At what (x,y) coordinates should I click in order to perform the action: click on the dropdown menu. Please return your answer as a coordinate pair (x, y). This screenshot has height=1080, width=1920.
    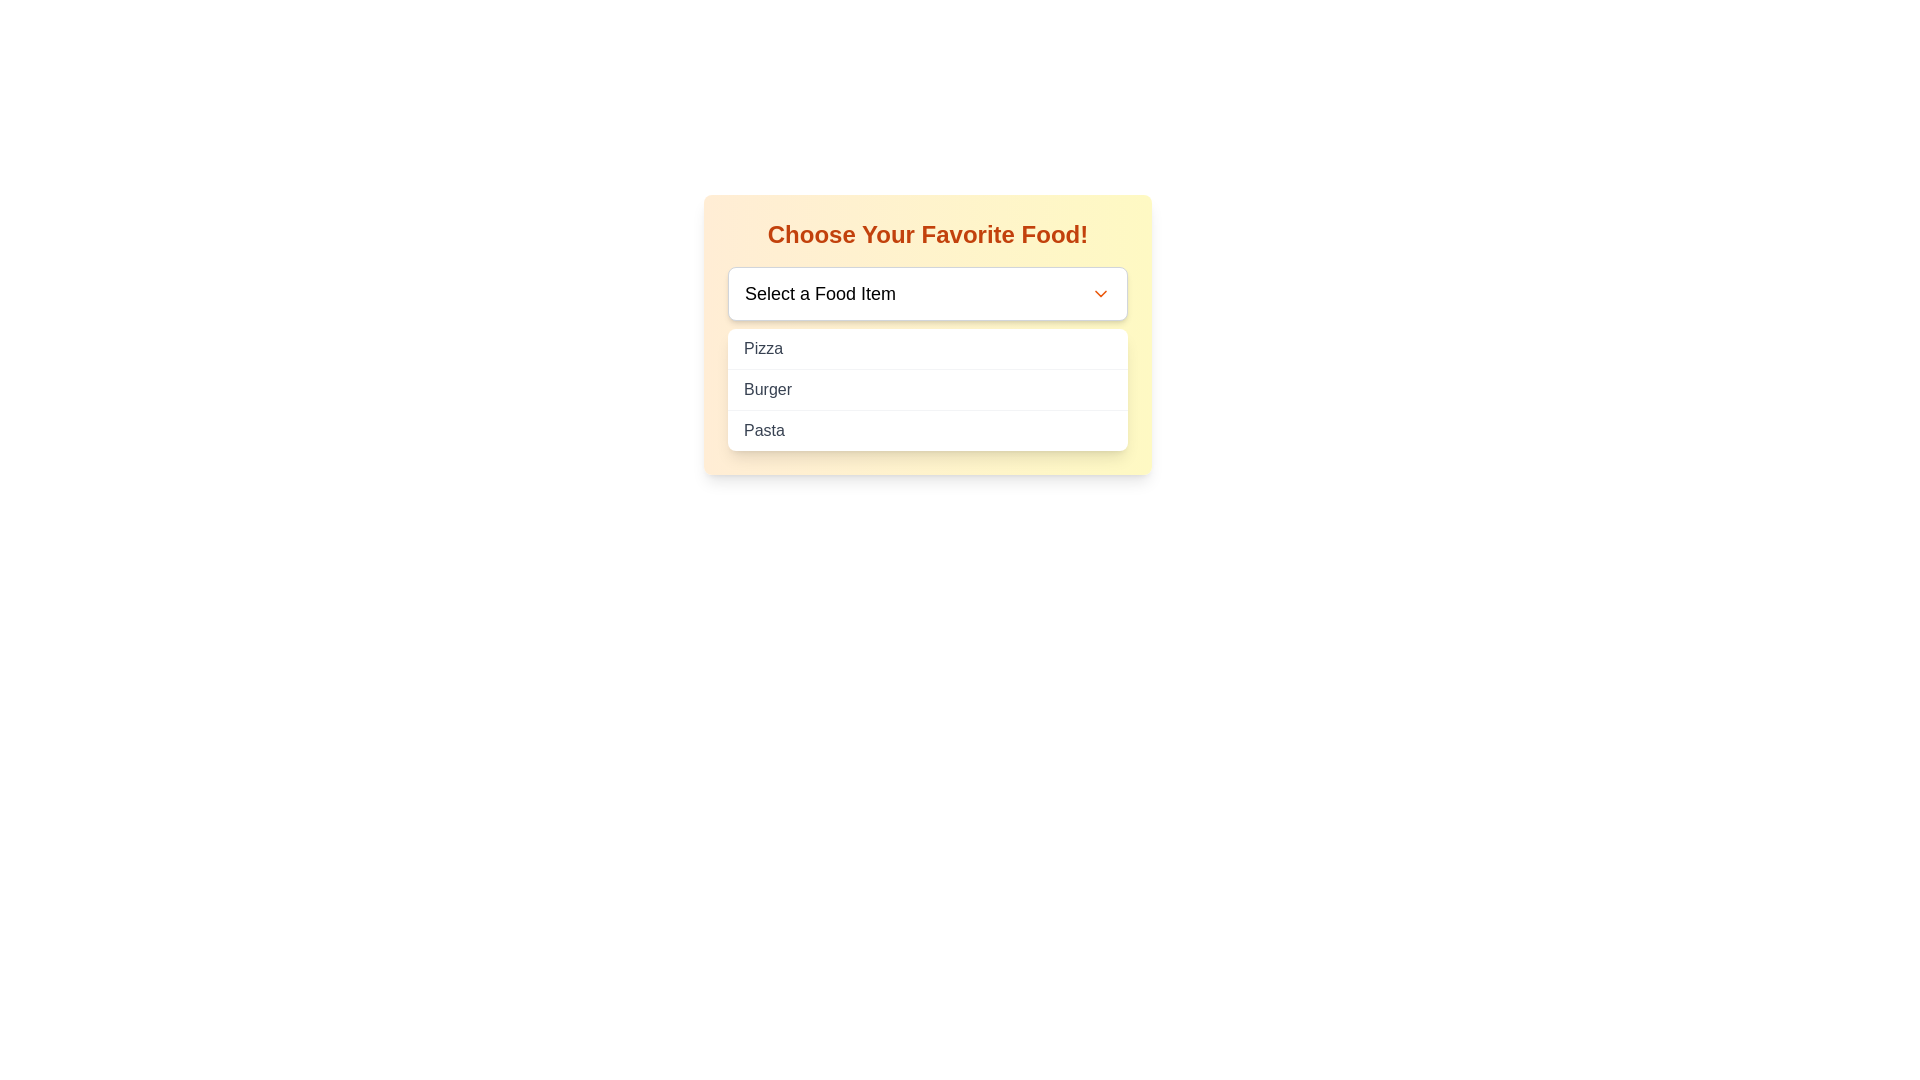
    Looking at the image, I should click on (926, 334).